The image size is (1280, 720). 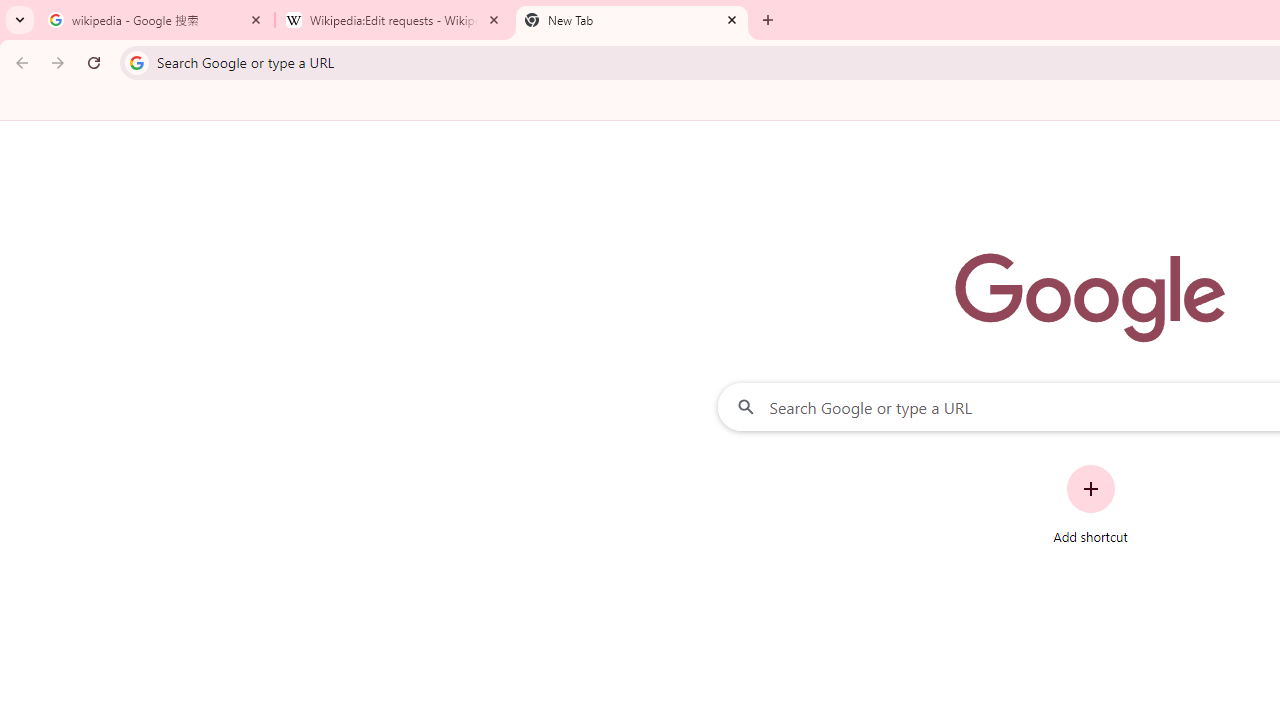 What do you see at coordinates (631, 20) in the screenshot?
I see `'New Tab'` at bounding box center [631, 20].